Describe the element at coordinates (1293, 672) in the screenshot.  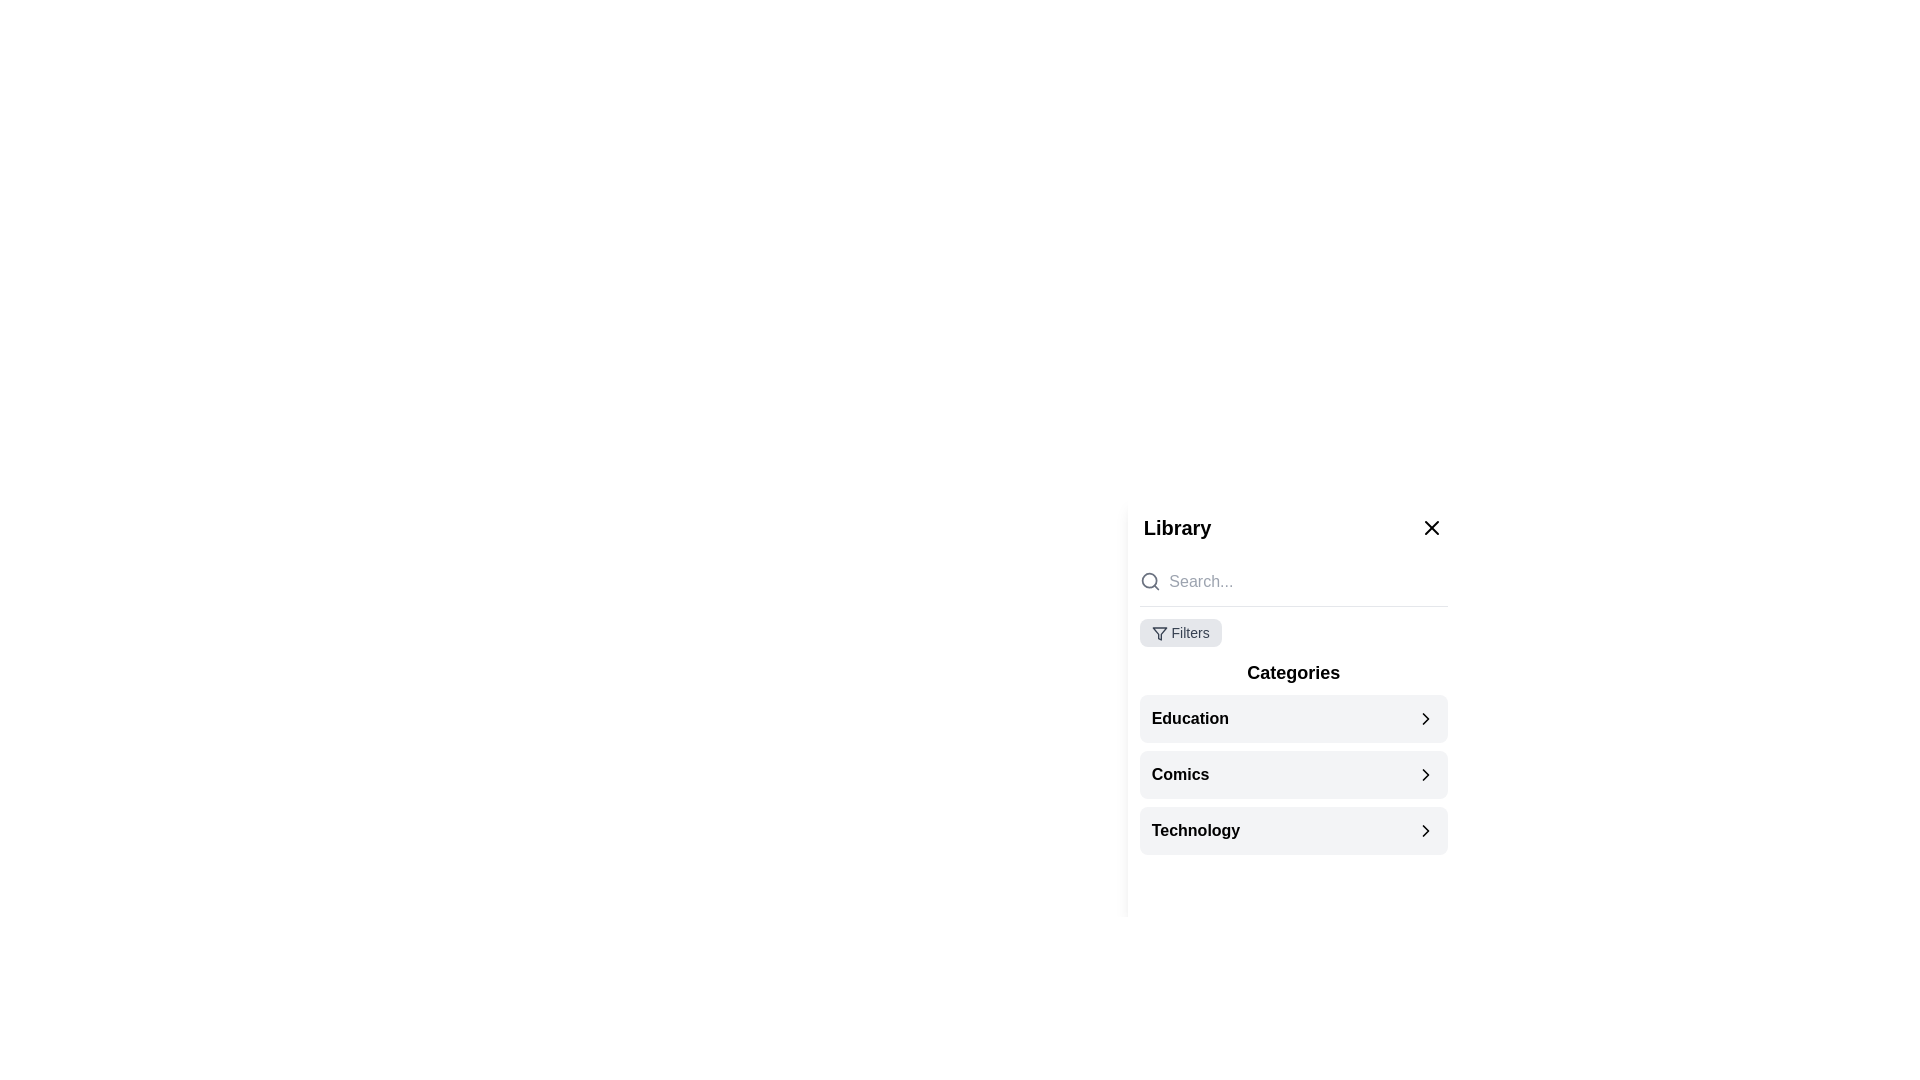
I see `the non-interactive title text label located in the sidebar panel, which categorizes the list items 'Education', 'Comics', and 'Technology'` at that location.